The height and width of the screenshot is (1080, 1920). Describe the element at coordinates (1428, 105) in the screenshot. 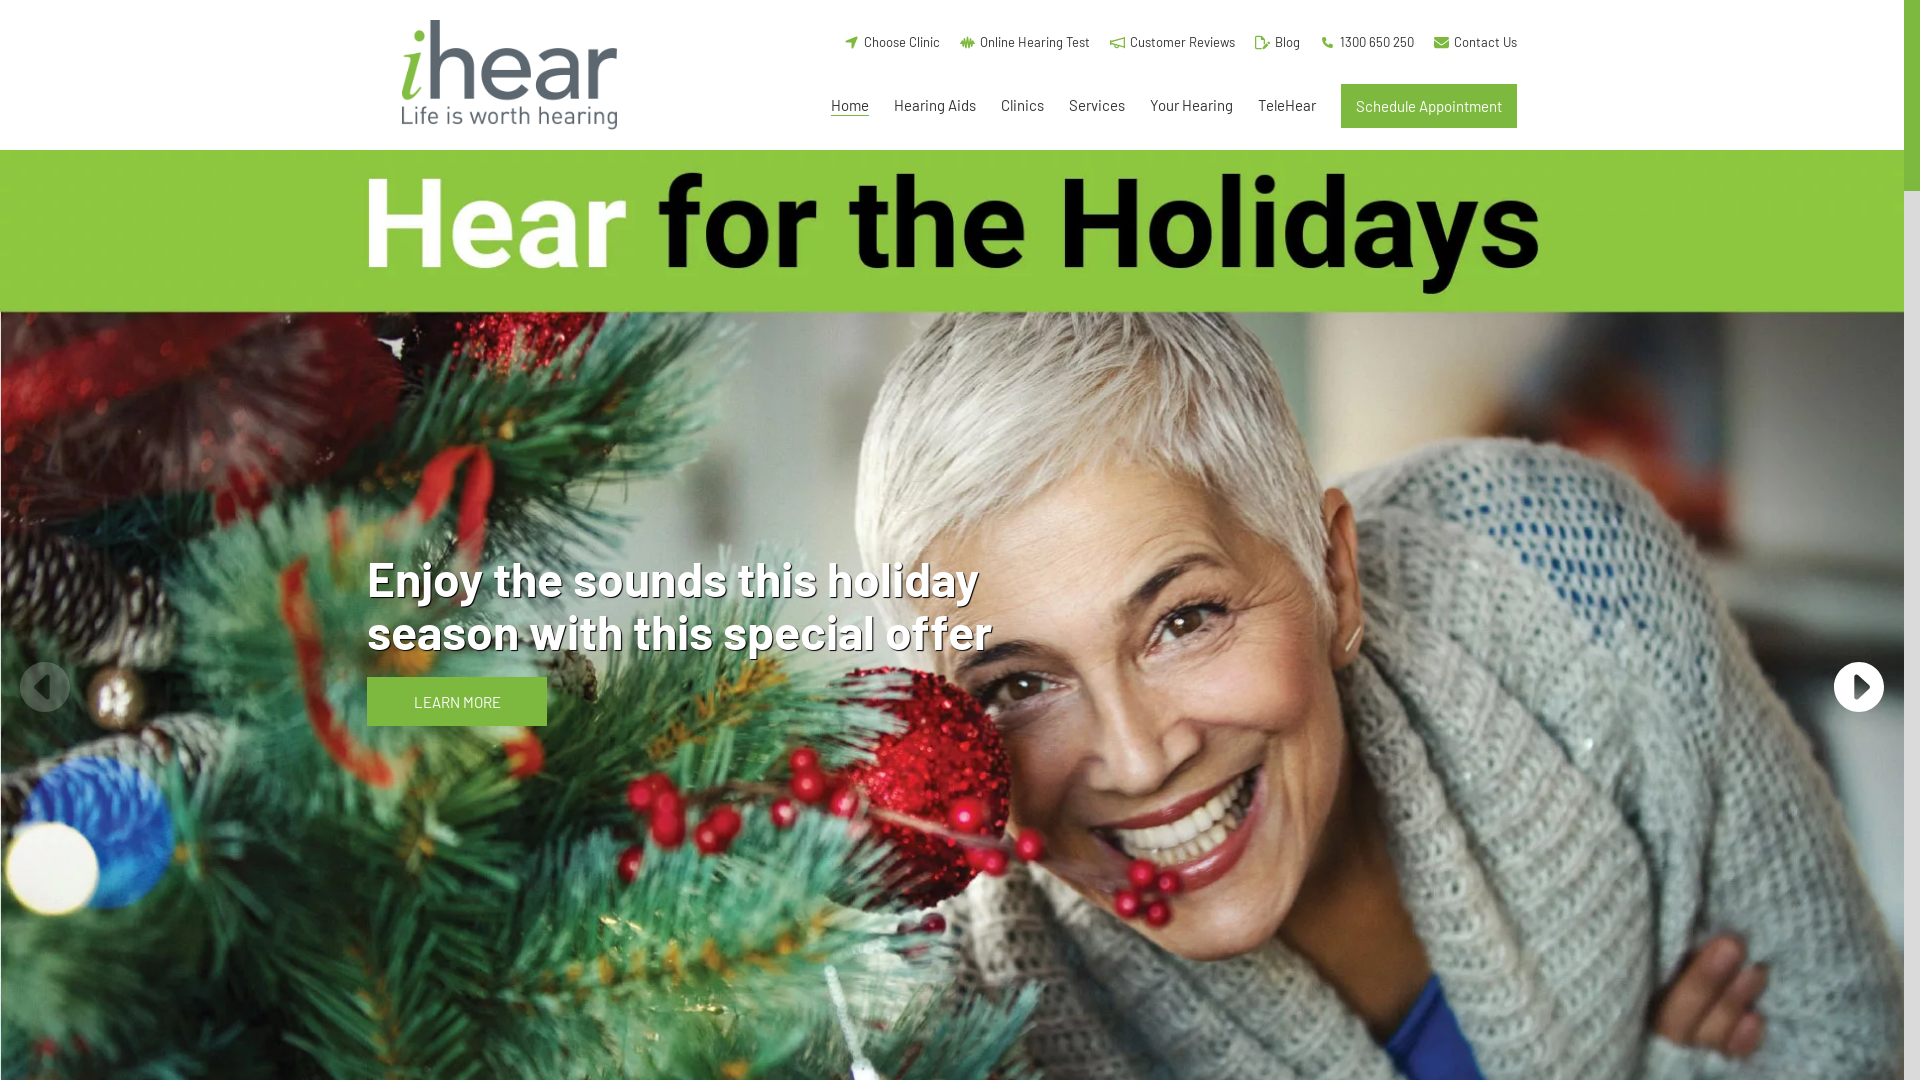

I see `'Schedule Appointment'` at that location.